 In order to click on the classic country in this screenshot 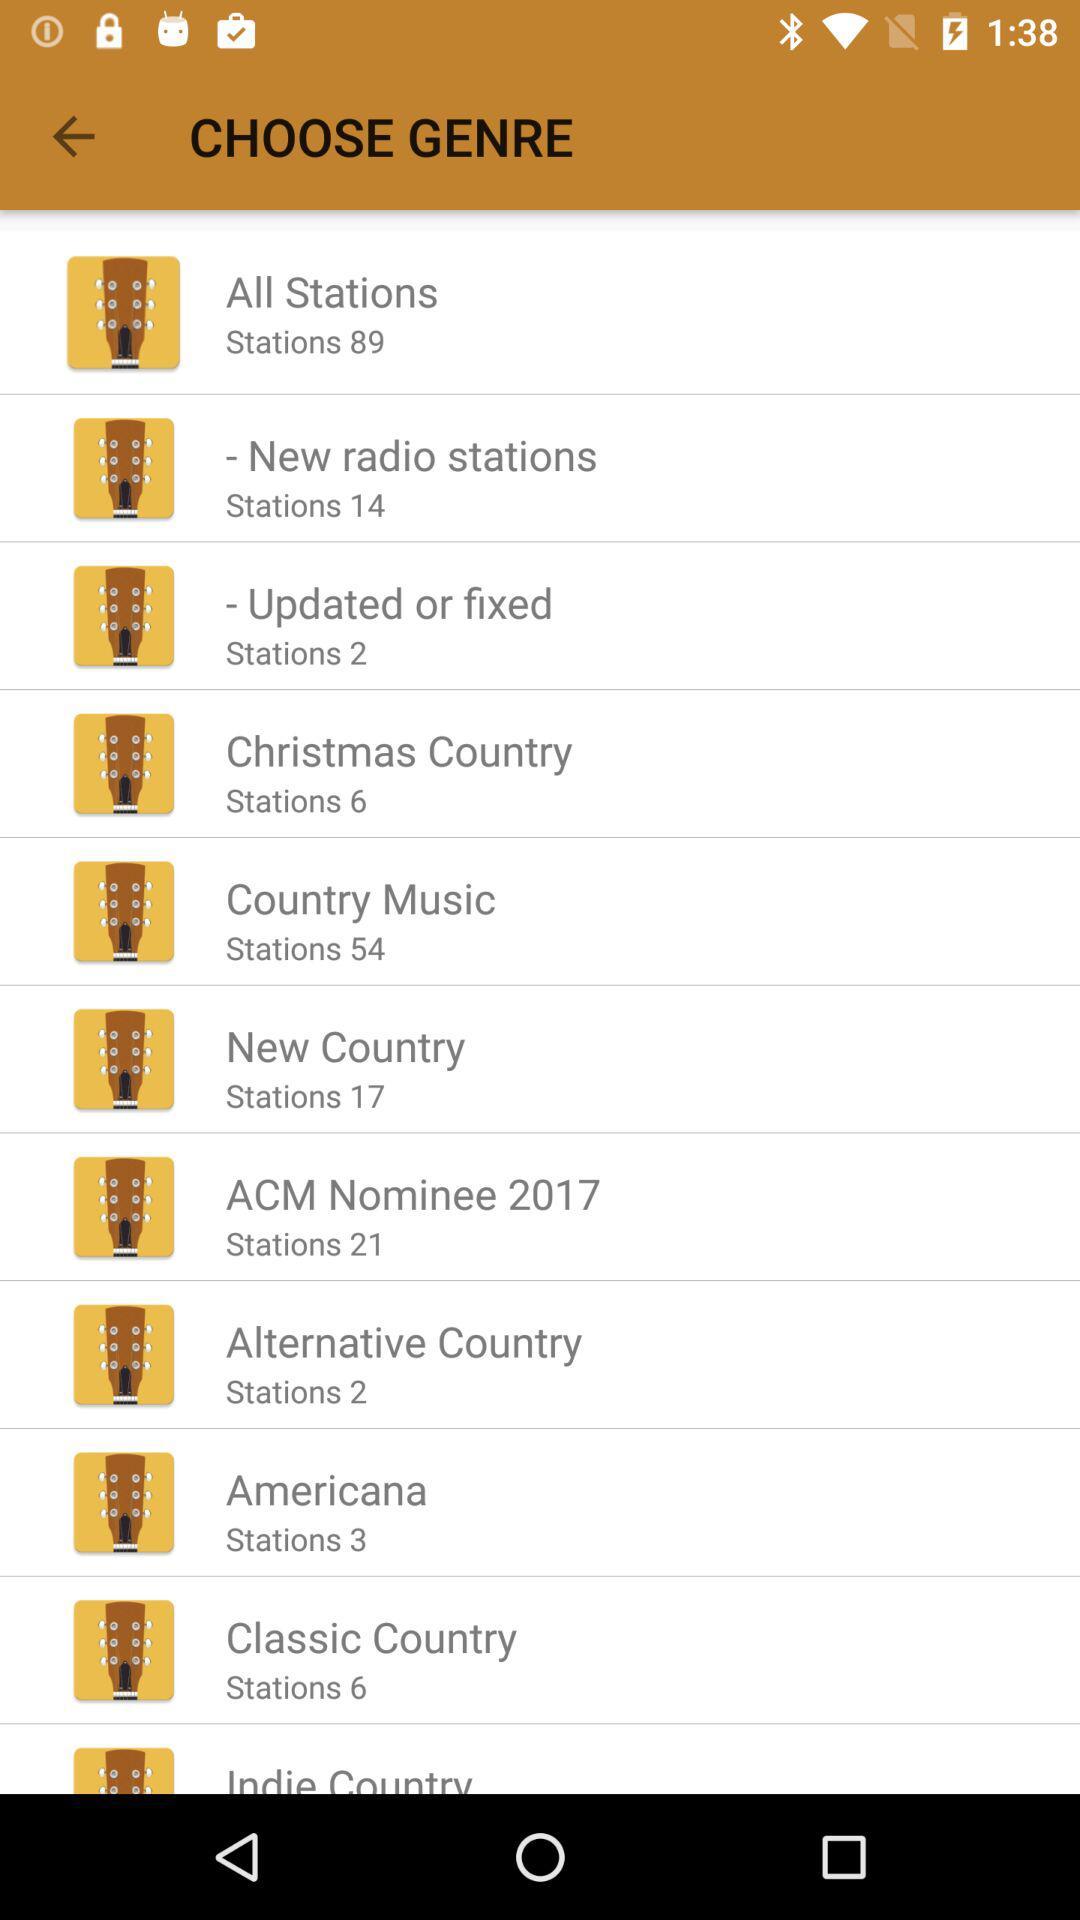, I will do `click(371, 1636)`.